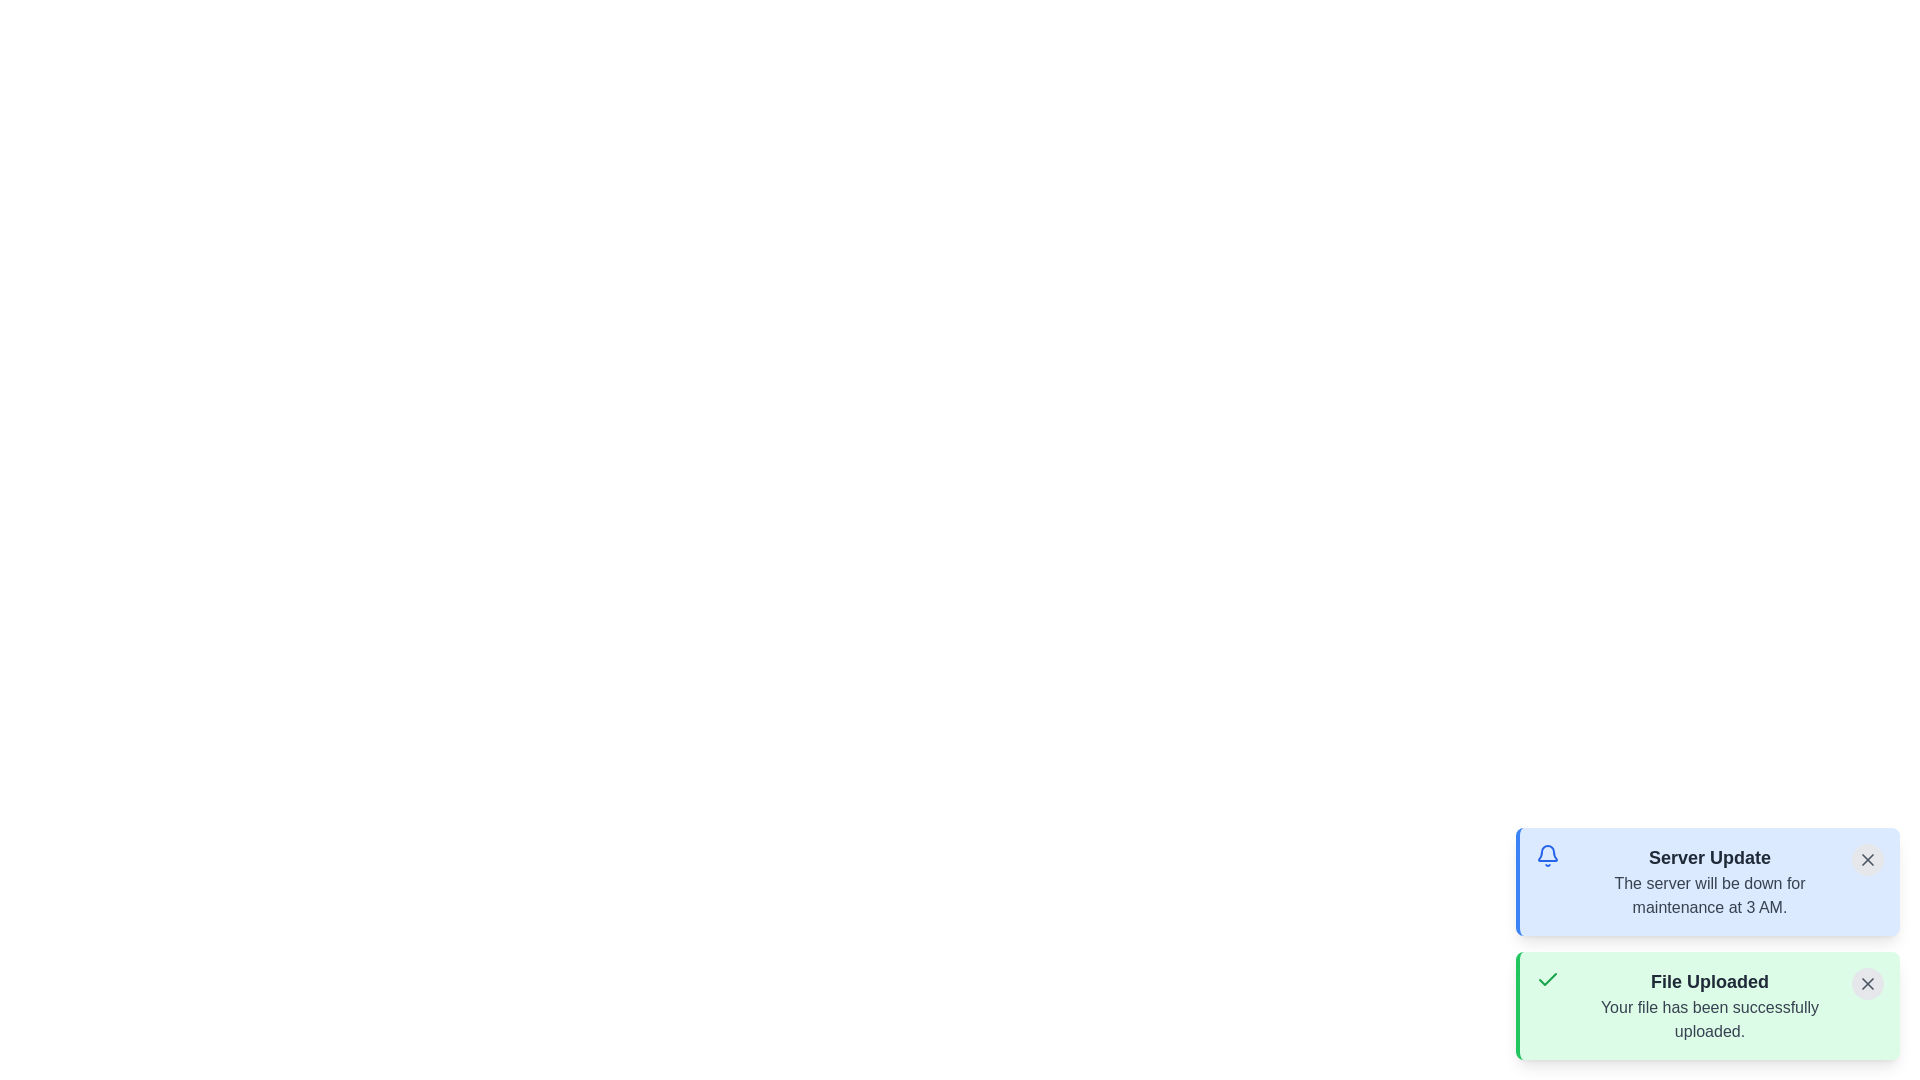  Describe the element at coordinates (1547, 853) in the screenshot. I see `the context of the bell-shaped vector graphic icon indicating notifications within the 'Server Update' notification card located at the right-bottom area of the interface` at that location.